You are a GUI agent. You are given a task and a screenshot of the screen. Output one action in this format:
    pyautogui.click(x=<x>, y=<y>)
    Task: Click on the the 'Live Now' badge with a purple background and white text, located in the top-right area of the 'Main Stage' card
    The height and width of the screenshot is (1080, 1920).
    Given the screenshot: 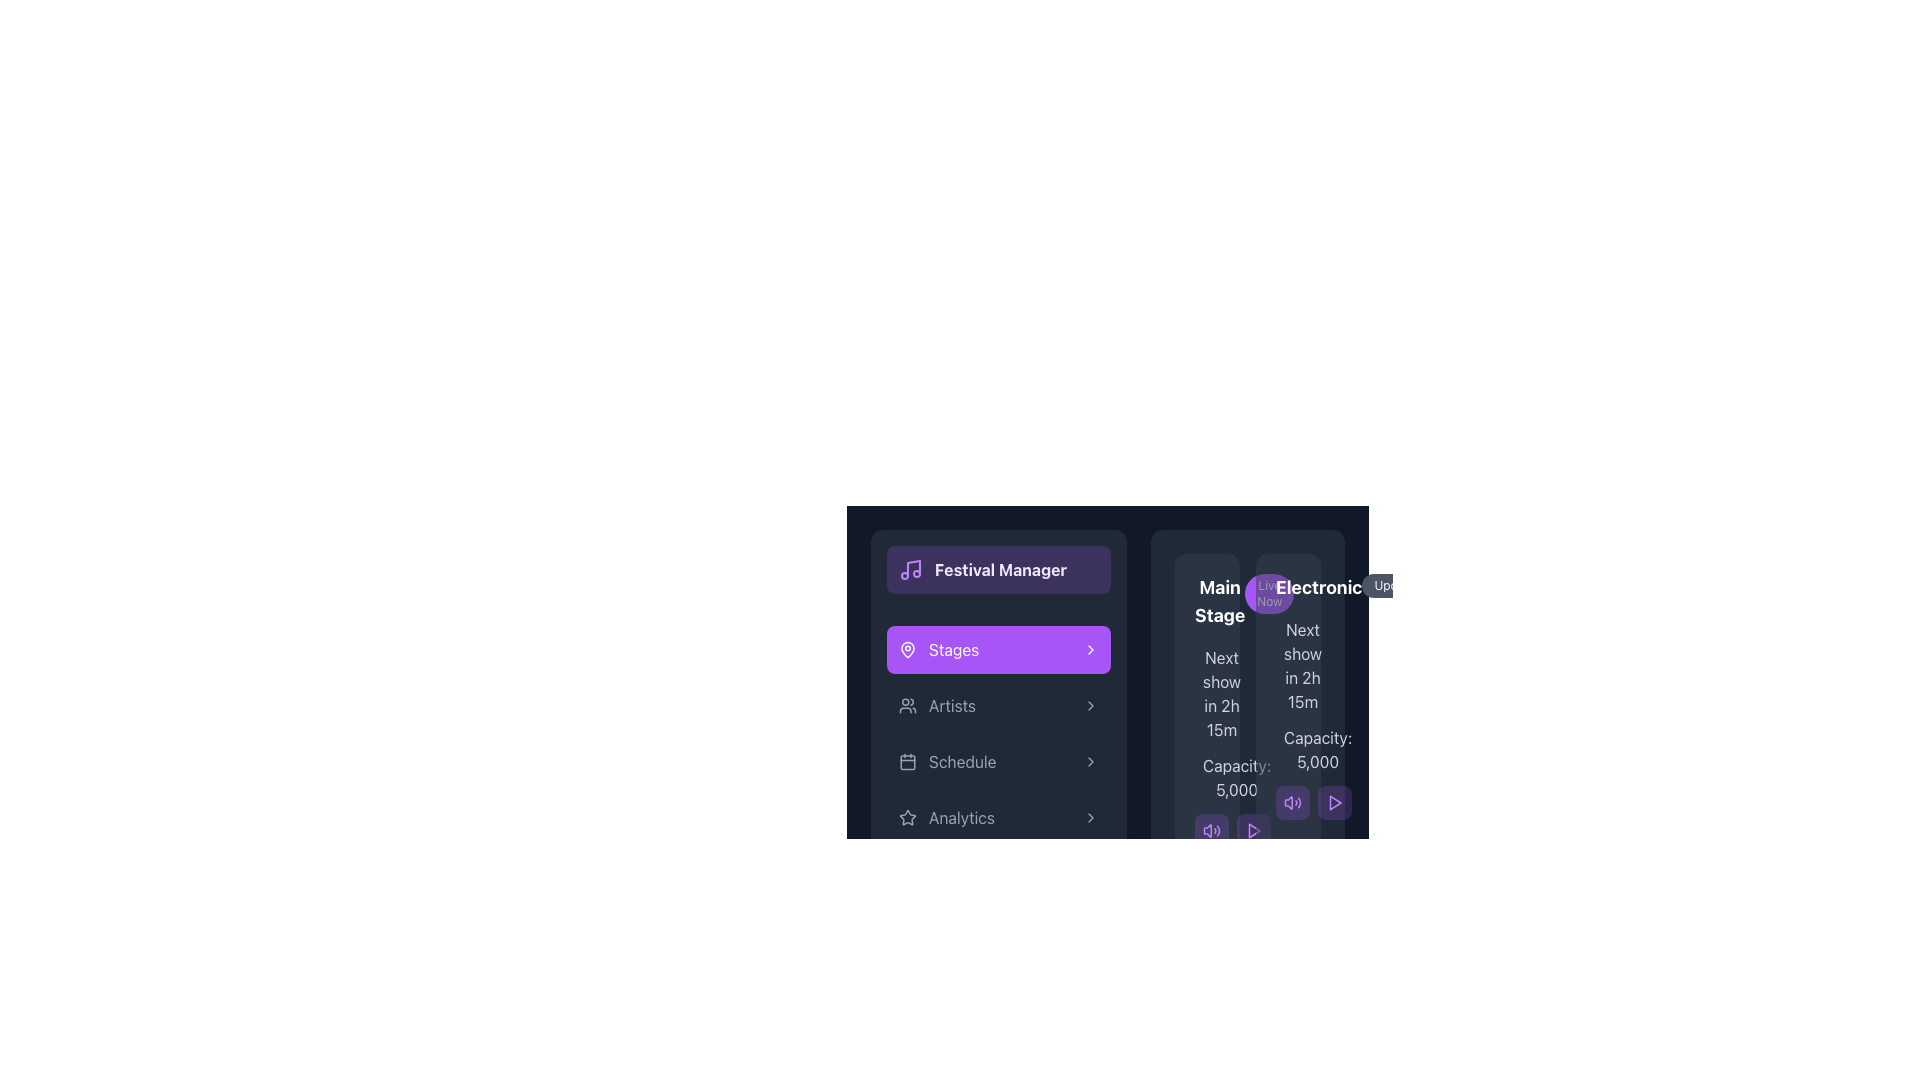 What is the action you would take?
    pyautogui.click(x=1268, y=593)
    